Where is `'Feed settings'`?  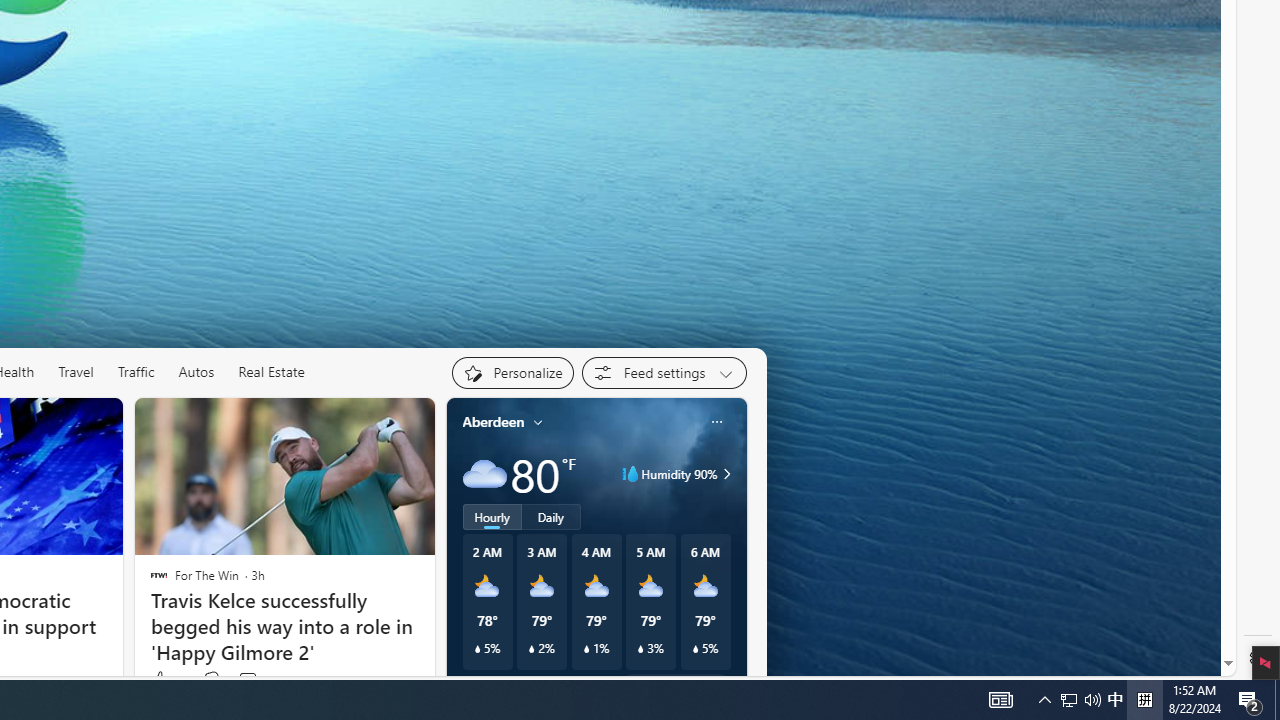 'Feed settings' is located at coordinates (664, 372).